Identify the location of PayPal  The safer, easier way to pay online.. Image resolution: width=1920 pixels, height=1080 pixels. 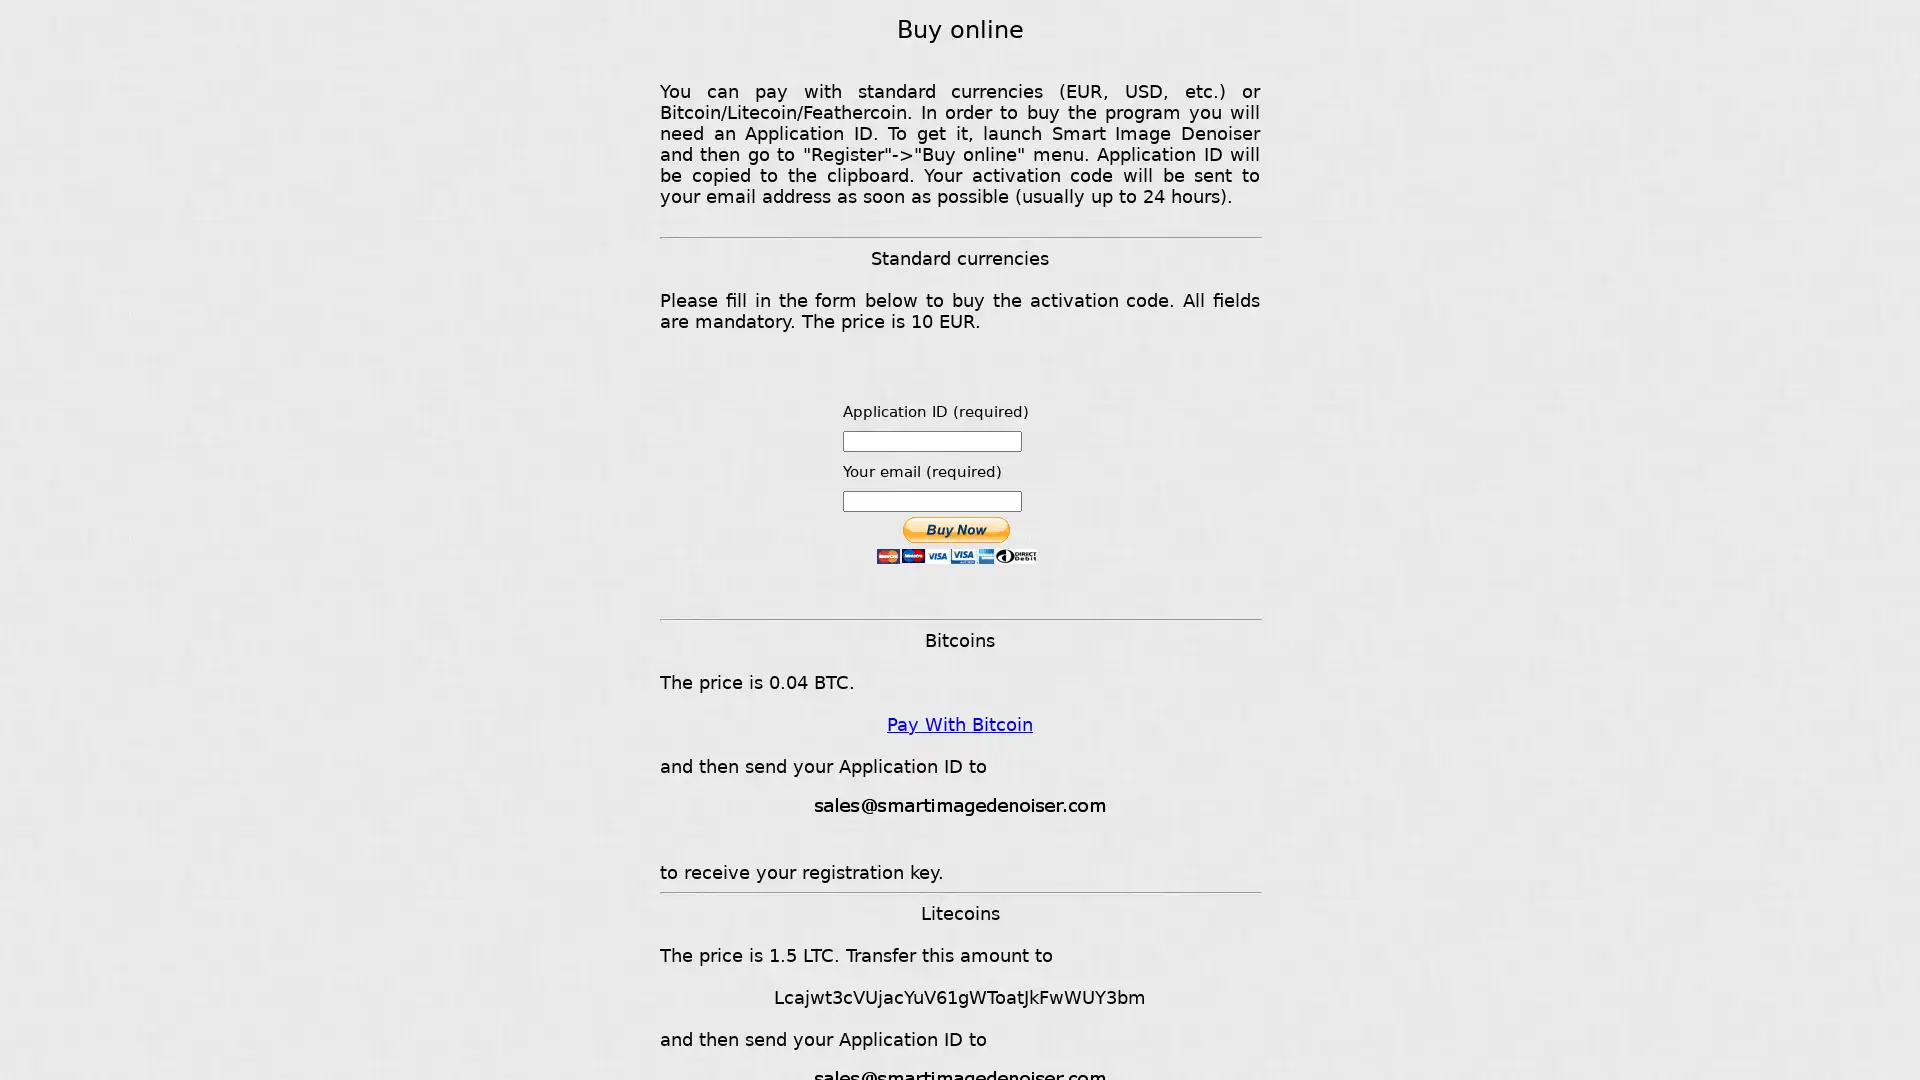
(954, 540).